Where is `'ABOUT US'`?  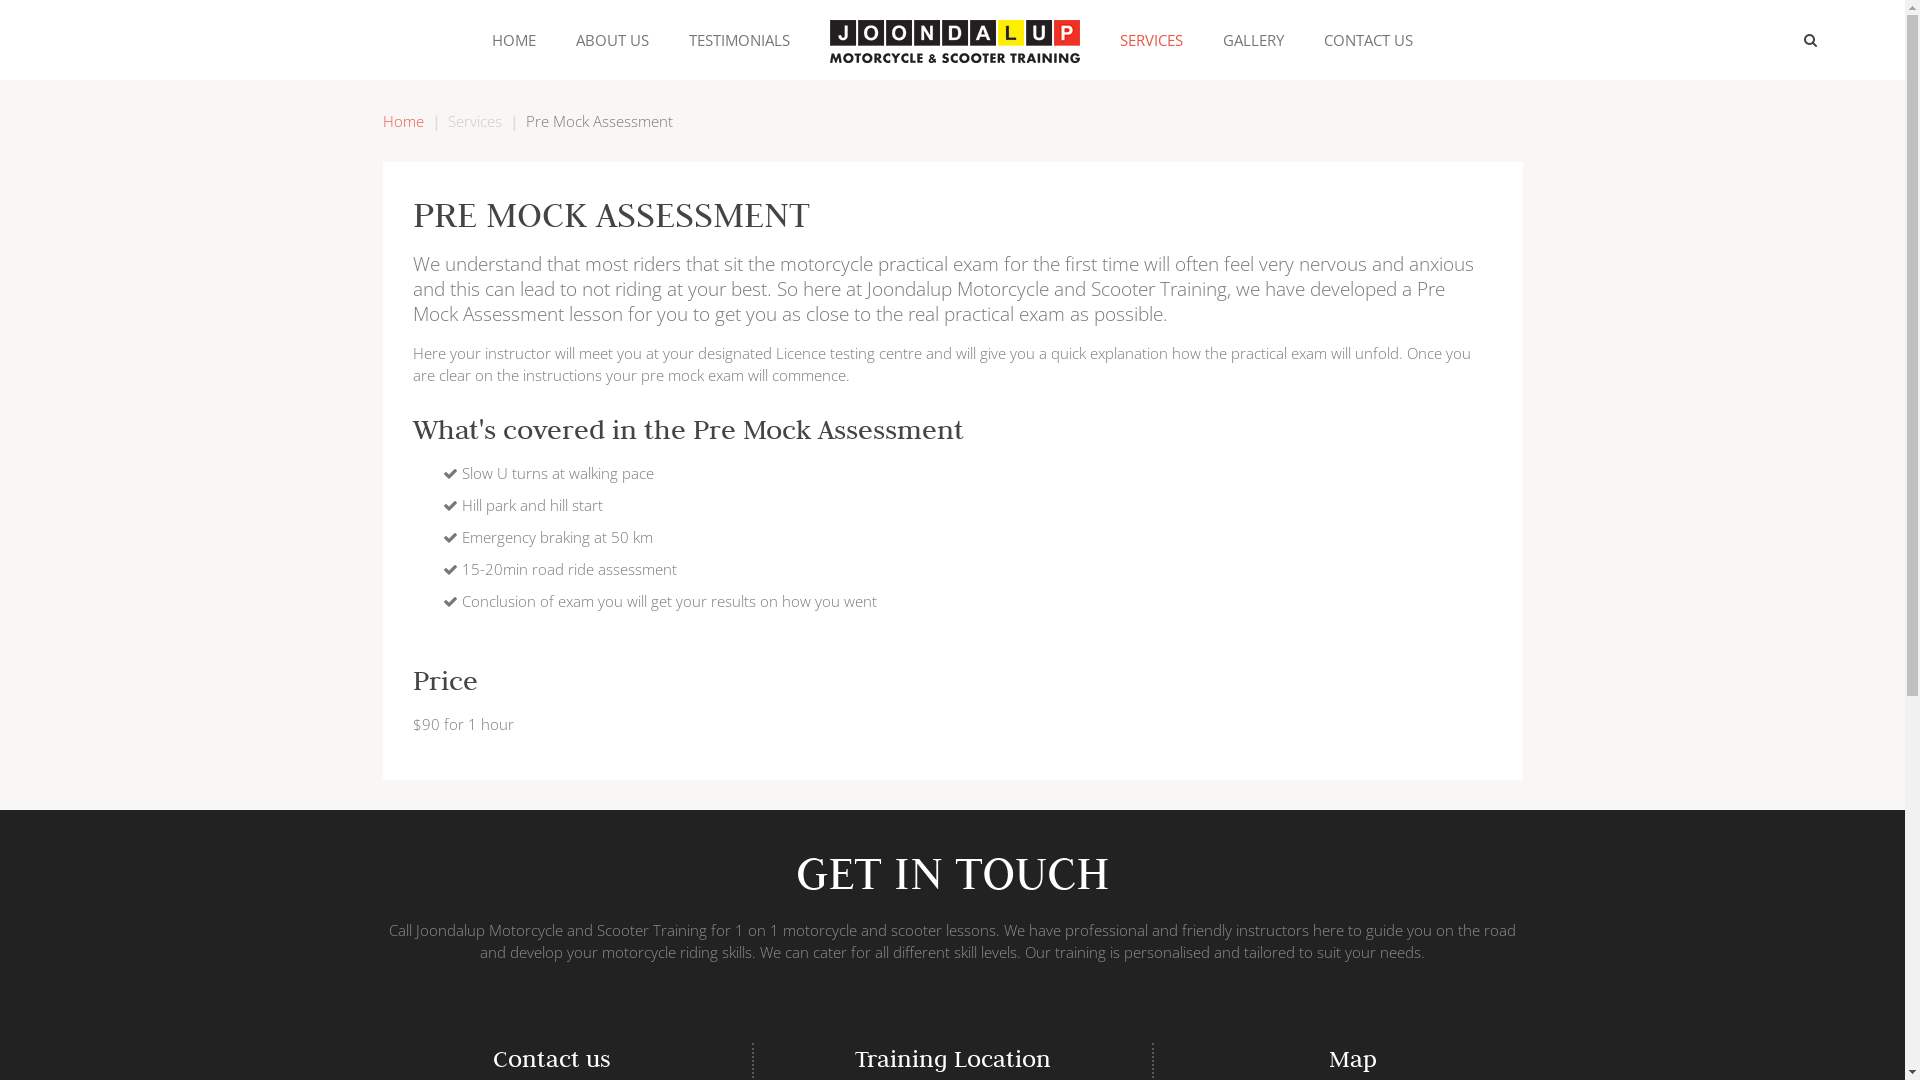 'ABOUT US' is located at coordinates (611, 39).